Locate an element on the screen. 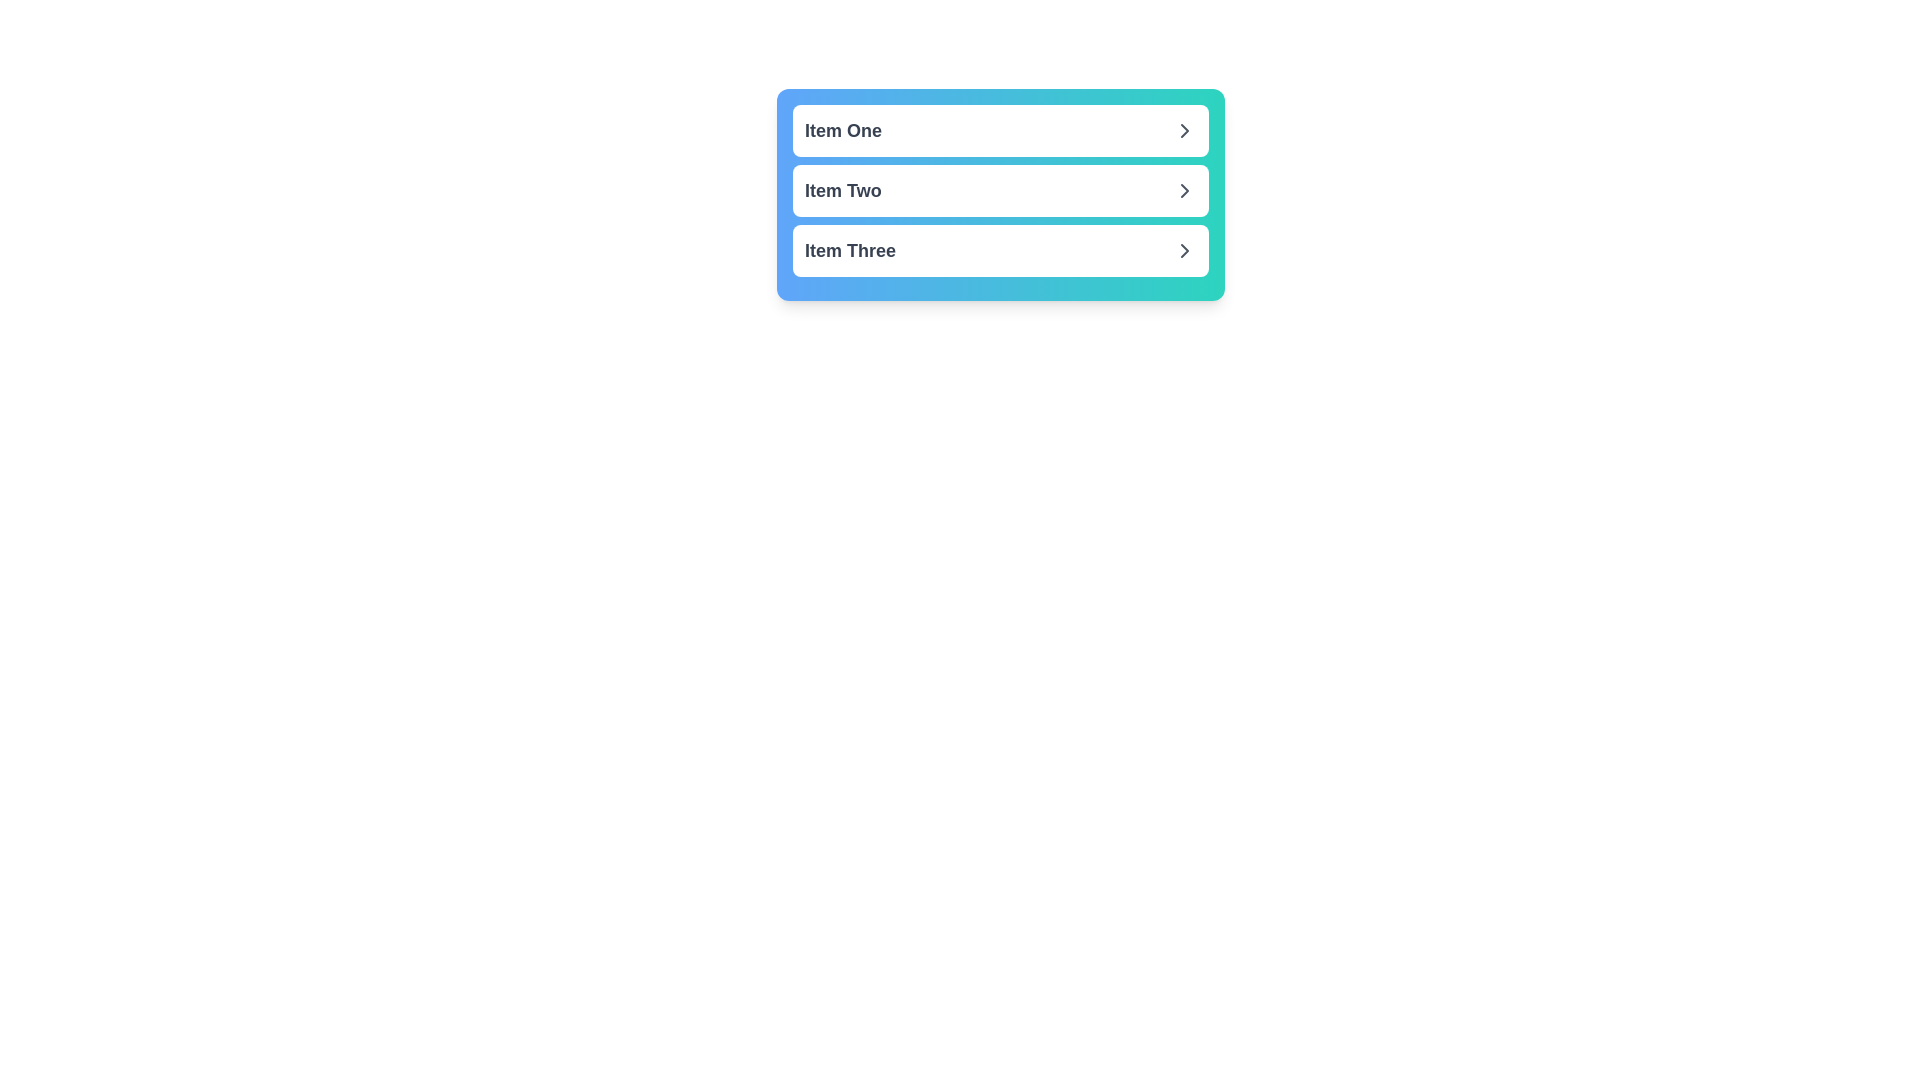 Image resolution: width=1920 pixels, height=1080 pixels. the Text label for the first item in the list is located at coordinates (843, 131).